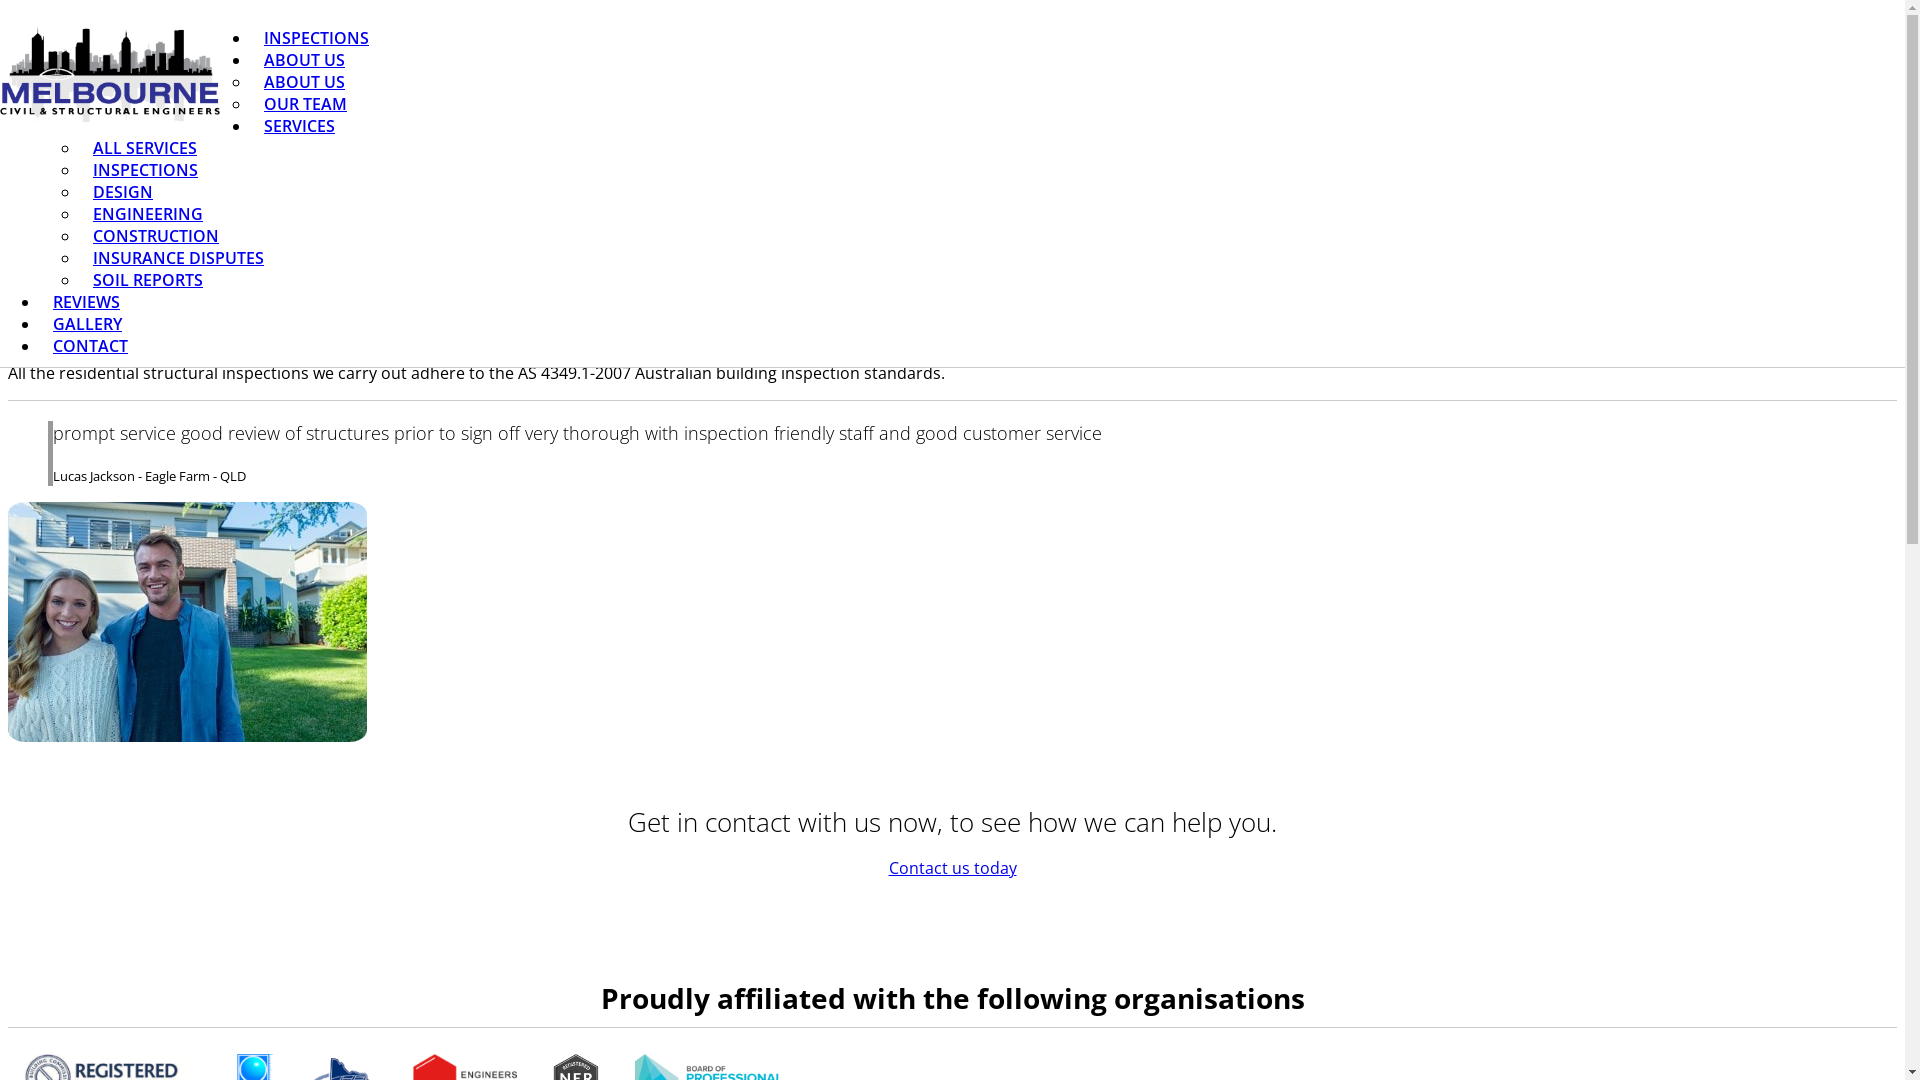  Describe the element at coordinates (43, 301) in the screenshot. I see `'REVIEWS'` at that location.